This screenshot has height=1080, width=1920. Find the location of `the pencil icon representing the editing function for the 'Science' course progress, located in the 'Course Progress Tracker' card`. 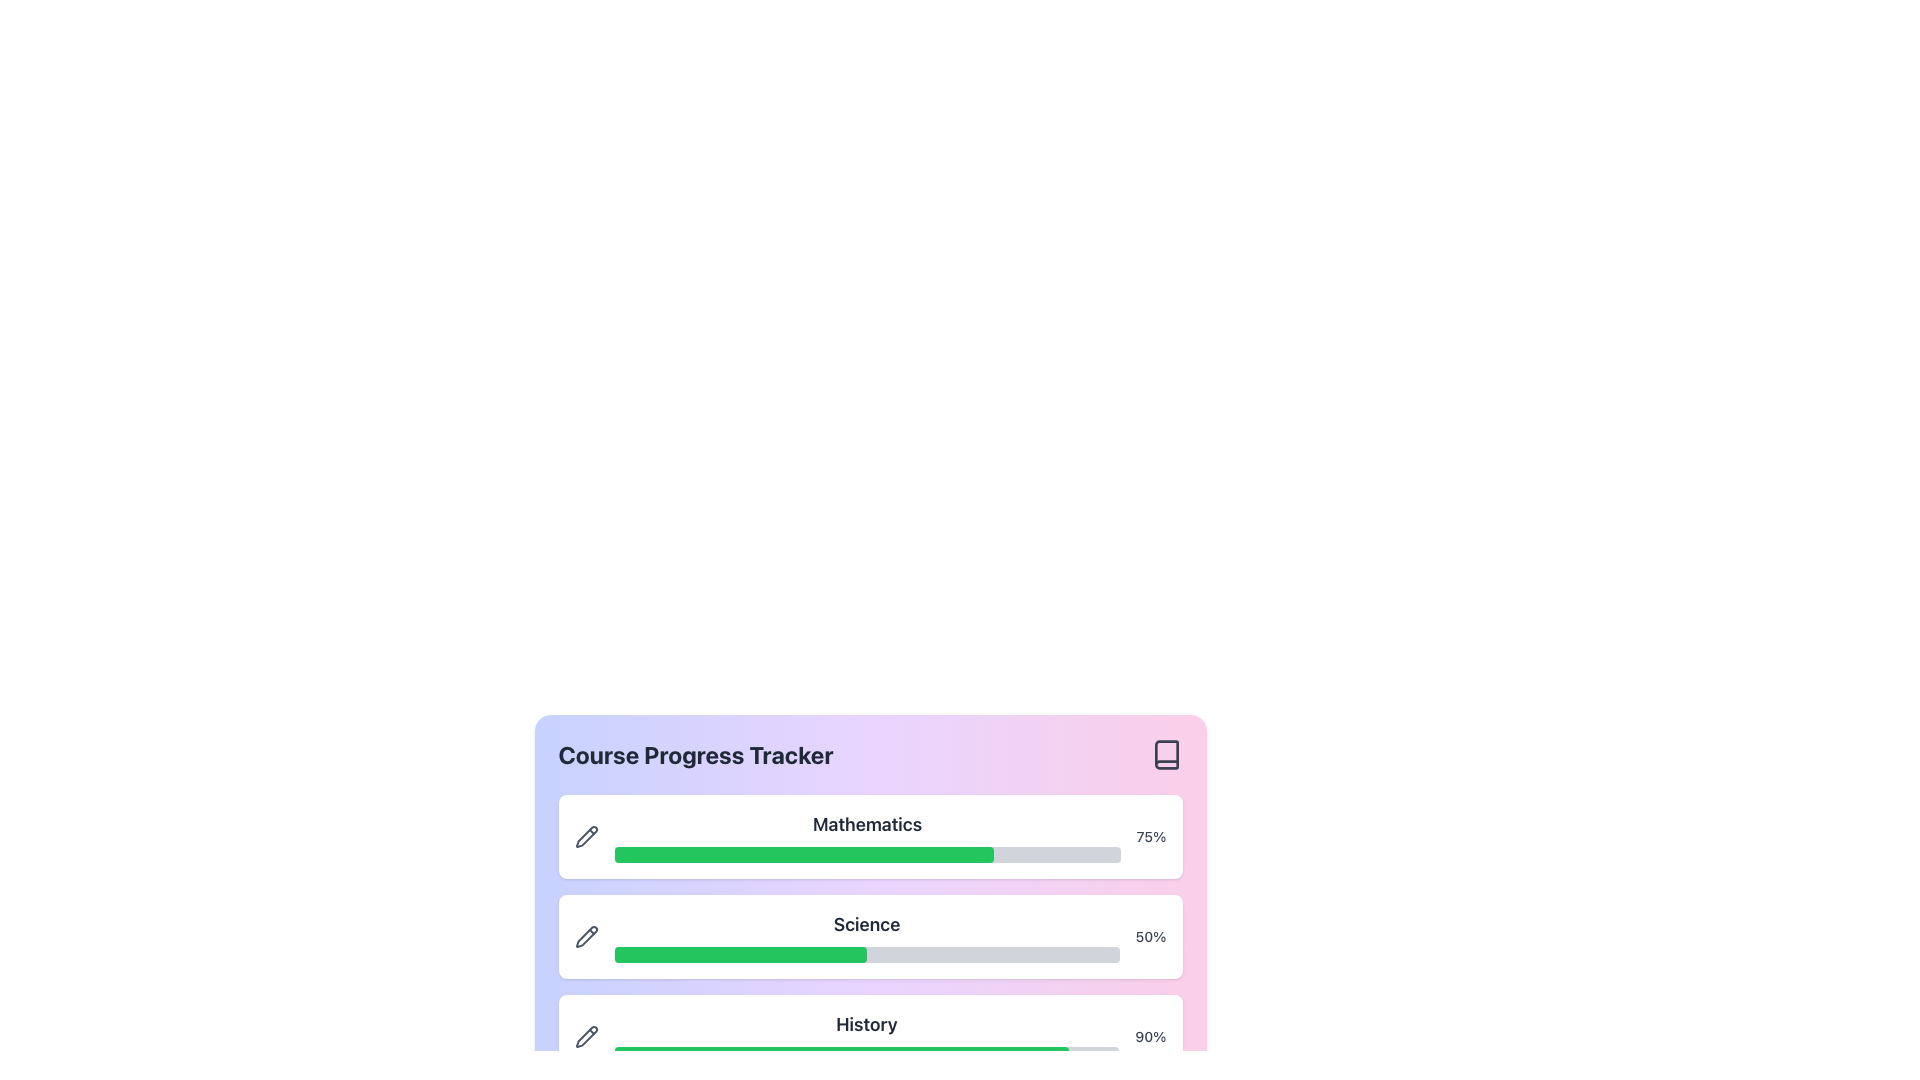

the pencil icon representing the editing function for the 'Science' course progress, located in the 'Course Progress Tracker' card is located at coordinates (585, 937).